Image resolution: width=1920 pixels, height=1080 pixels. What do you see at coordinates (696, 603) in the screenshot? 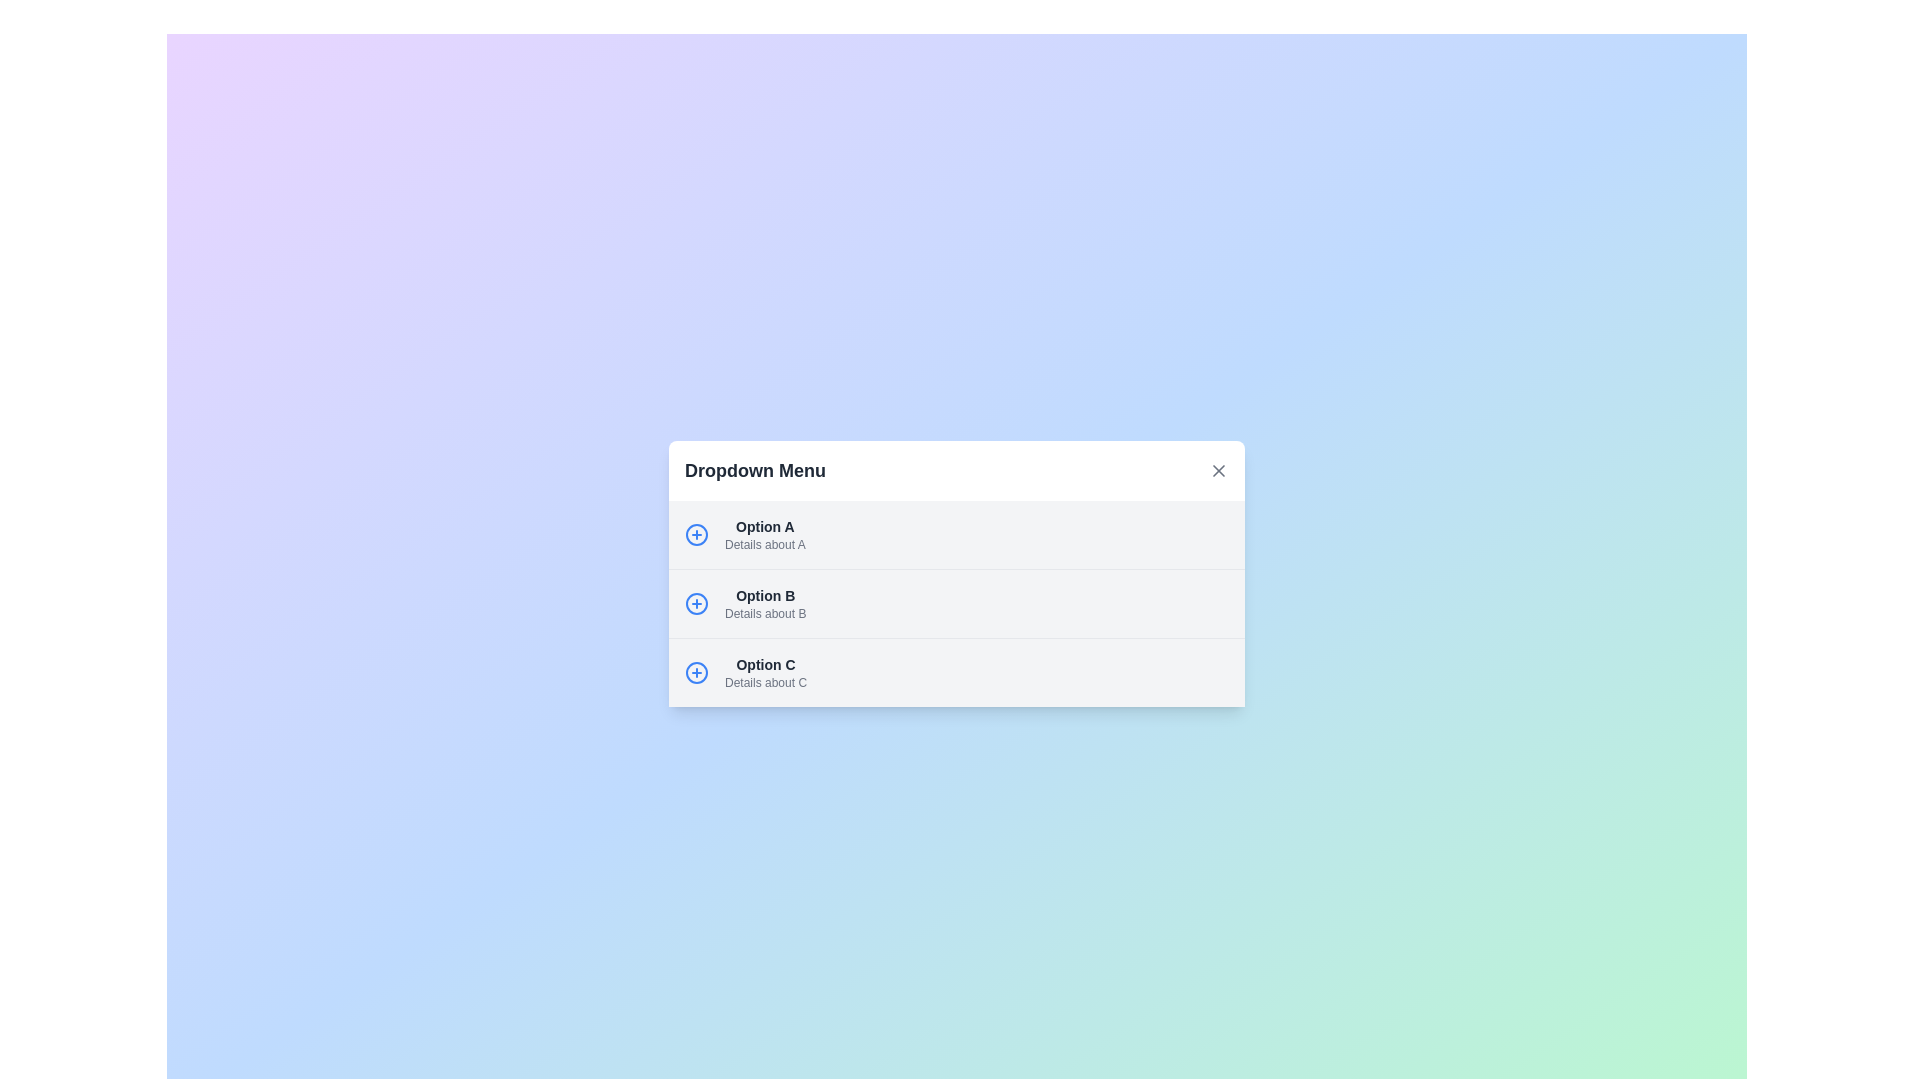
I see `the circular blue button with a '+' sign, which is the second icon button in the vertical list, located to the left of the 'Option B' label in the dropdown menu interface` at bounding box center [696, 603].